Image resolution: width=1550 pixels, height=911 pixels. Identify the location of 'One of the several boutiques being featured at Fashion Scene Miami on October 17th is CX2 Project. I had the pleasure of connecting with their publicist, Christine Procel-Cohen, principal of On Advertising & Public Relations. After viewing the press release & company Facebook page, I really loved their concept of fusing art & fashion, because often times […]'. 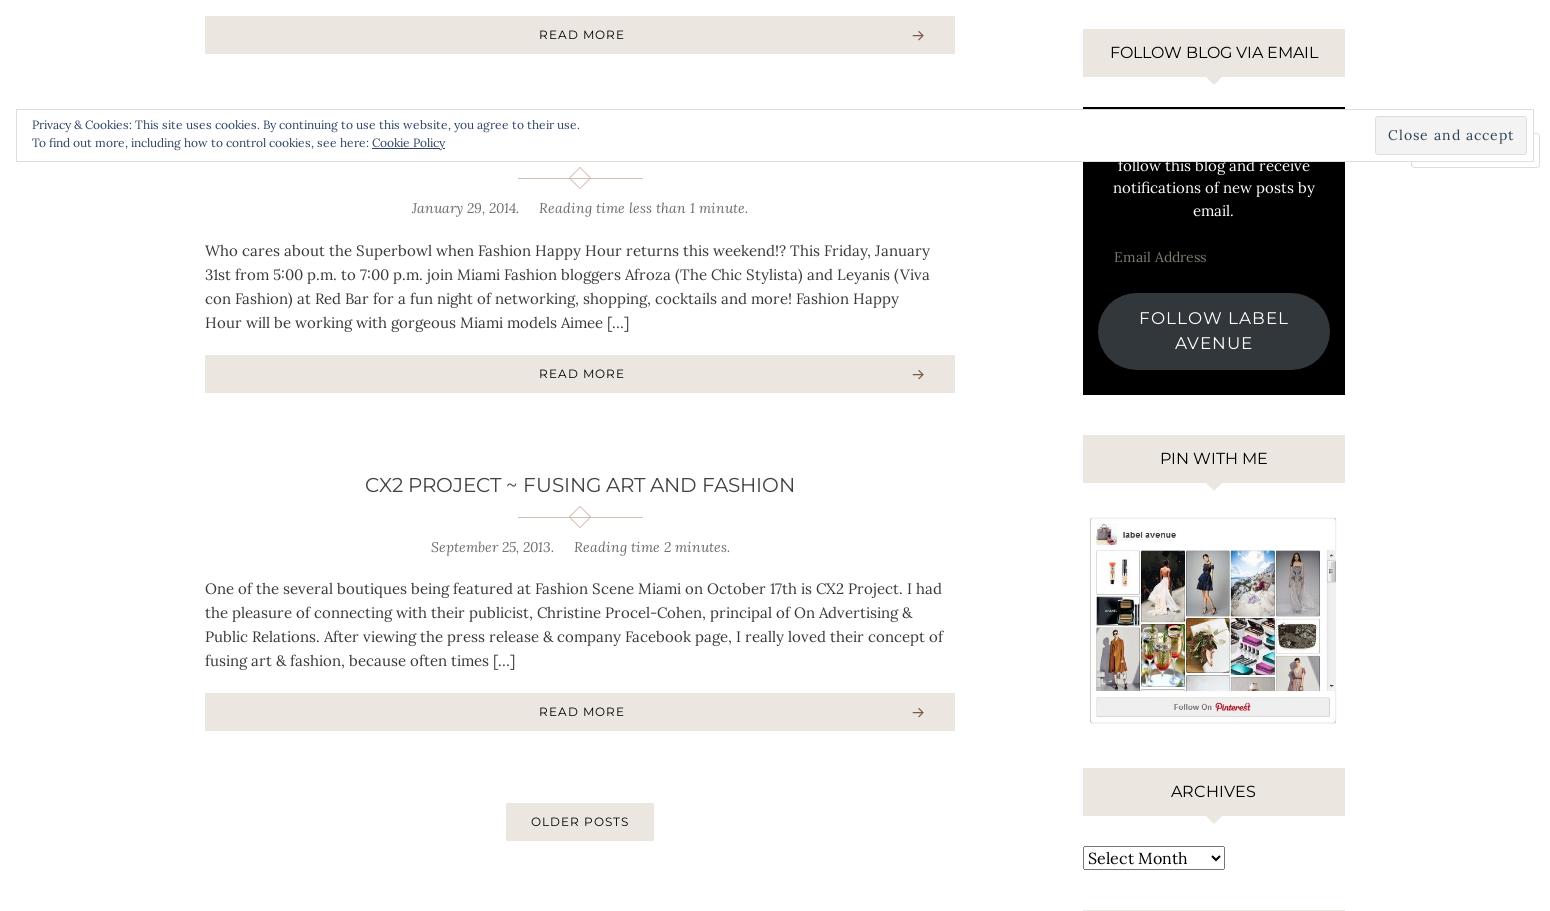
(573, 623).